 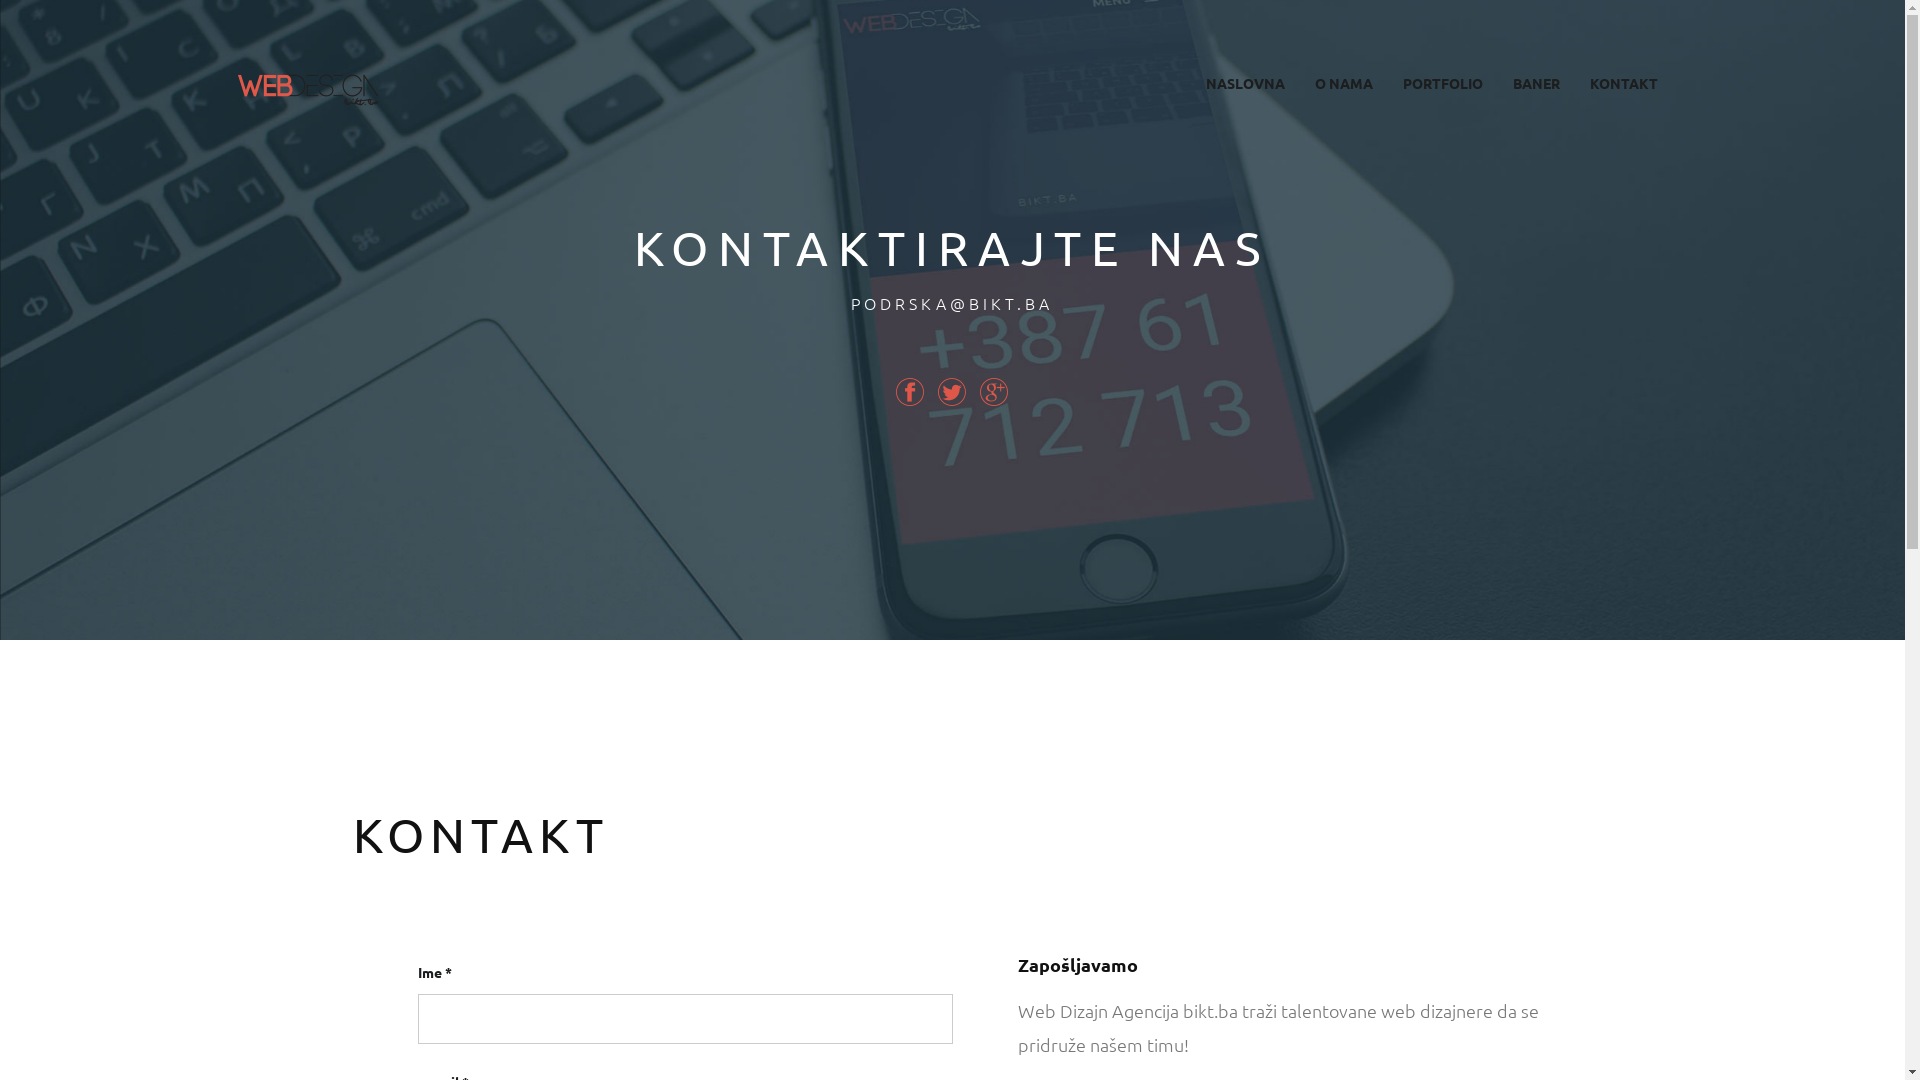 I want to click on 'NASLOVNA', so click(x=1243, y=83).